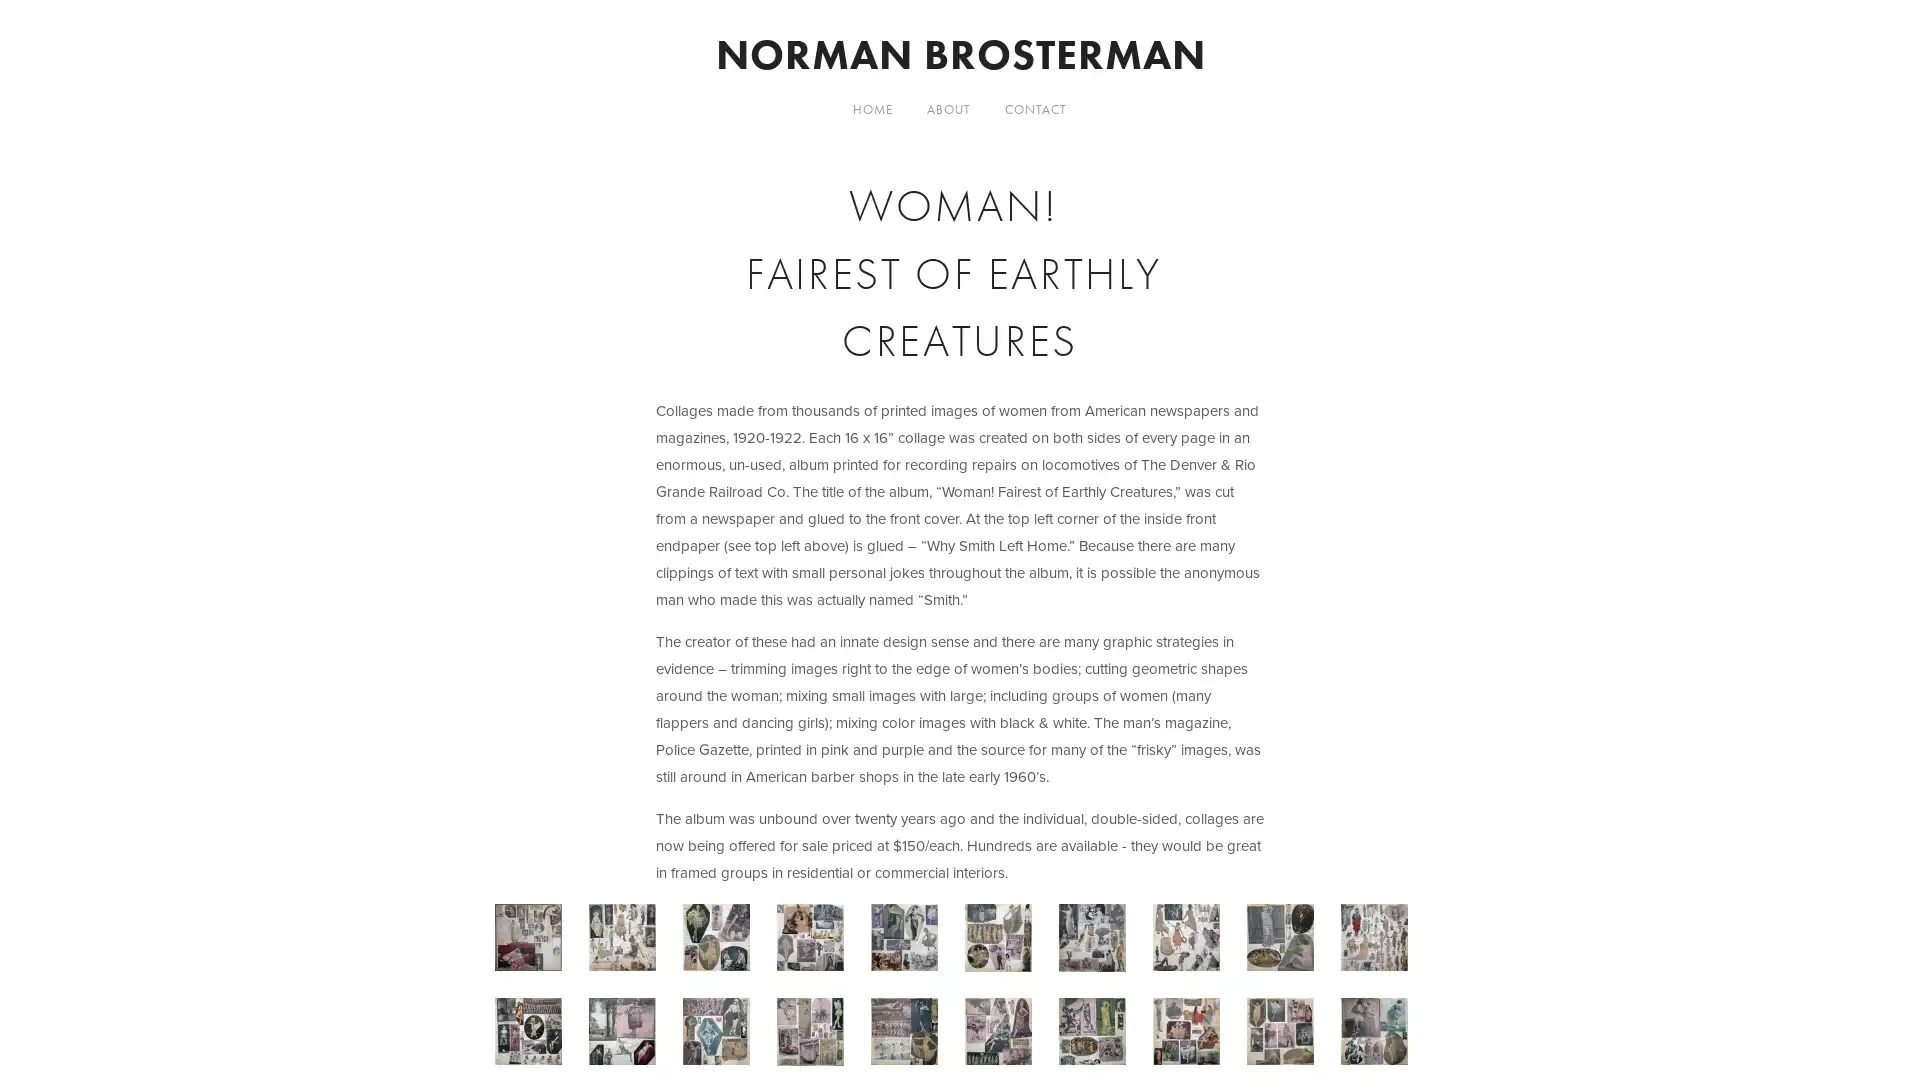  I want to click on View fullsize Smith 39.jpg, so click(1099, 945).